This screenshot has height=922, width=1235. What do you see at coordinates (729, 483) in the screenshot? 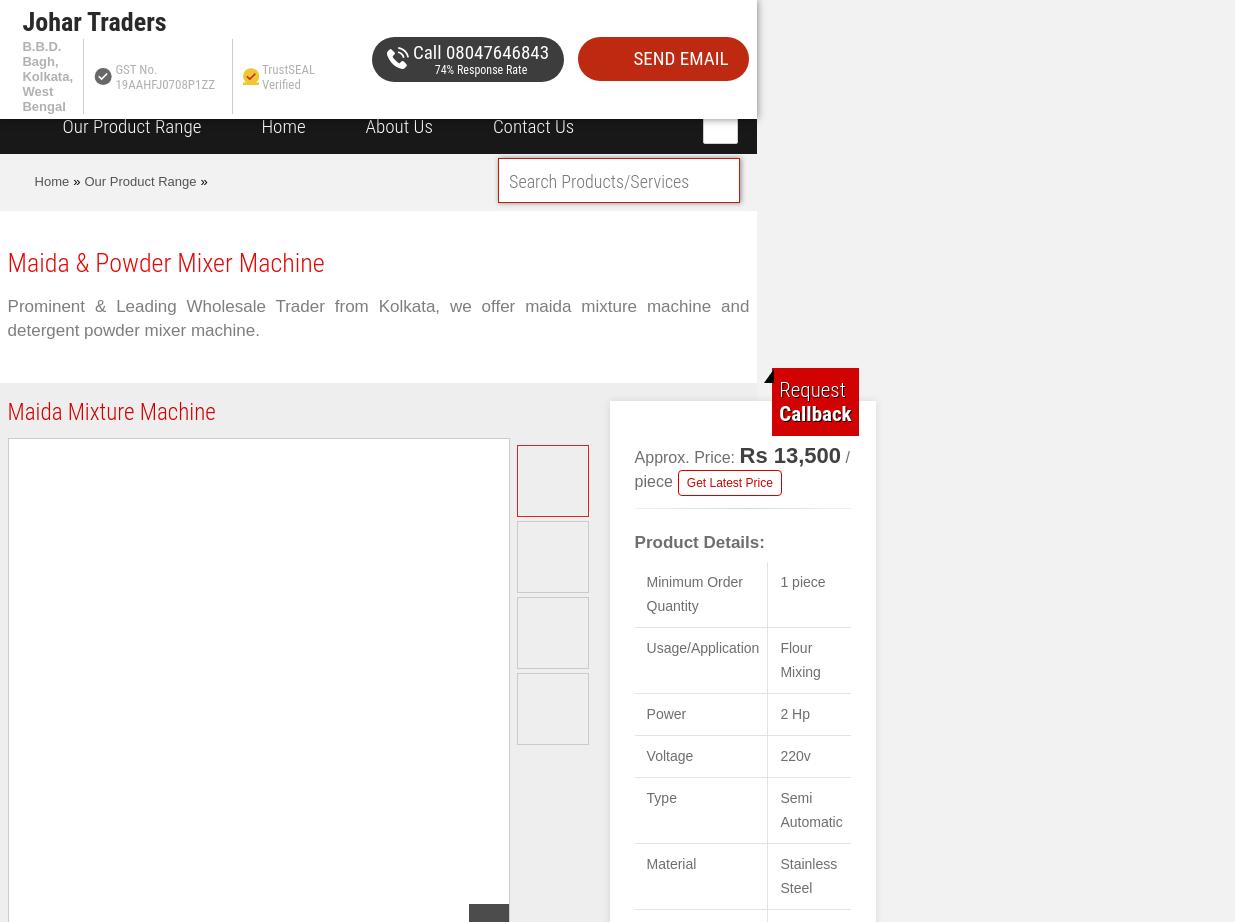
I see `'Get Latest Price'` at bounding box center [729, 483].